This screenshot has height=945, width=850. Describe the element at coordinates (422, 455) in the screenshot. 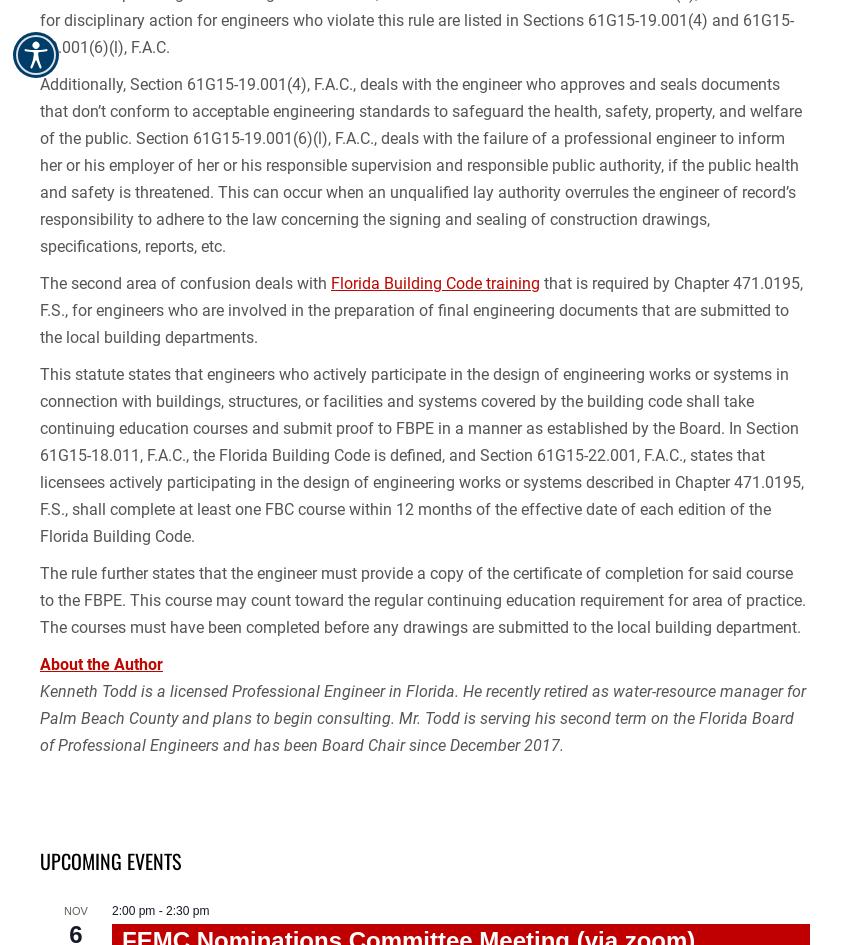

I see `'This statute states that engineers who actively participate in the design of engineering works or systems in connection with buildings, structures, or facilities and systems covered by the building code shall take continuing education courses and submit proof to FBPE in a manner as established by the Board. In Section 61G15-18.011, F.A.C., the Florida Building Code is defined, and Section 61G15-22.001, F.A.C., states that licensees actively participating in the design of engineering works or systems described in Chapter 471.0195, F.S., shall complete at least one FBC course within 12 months of the effective date of each edition of the Florida Building Code.'` at that location.